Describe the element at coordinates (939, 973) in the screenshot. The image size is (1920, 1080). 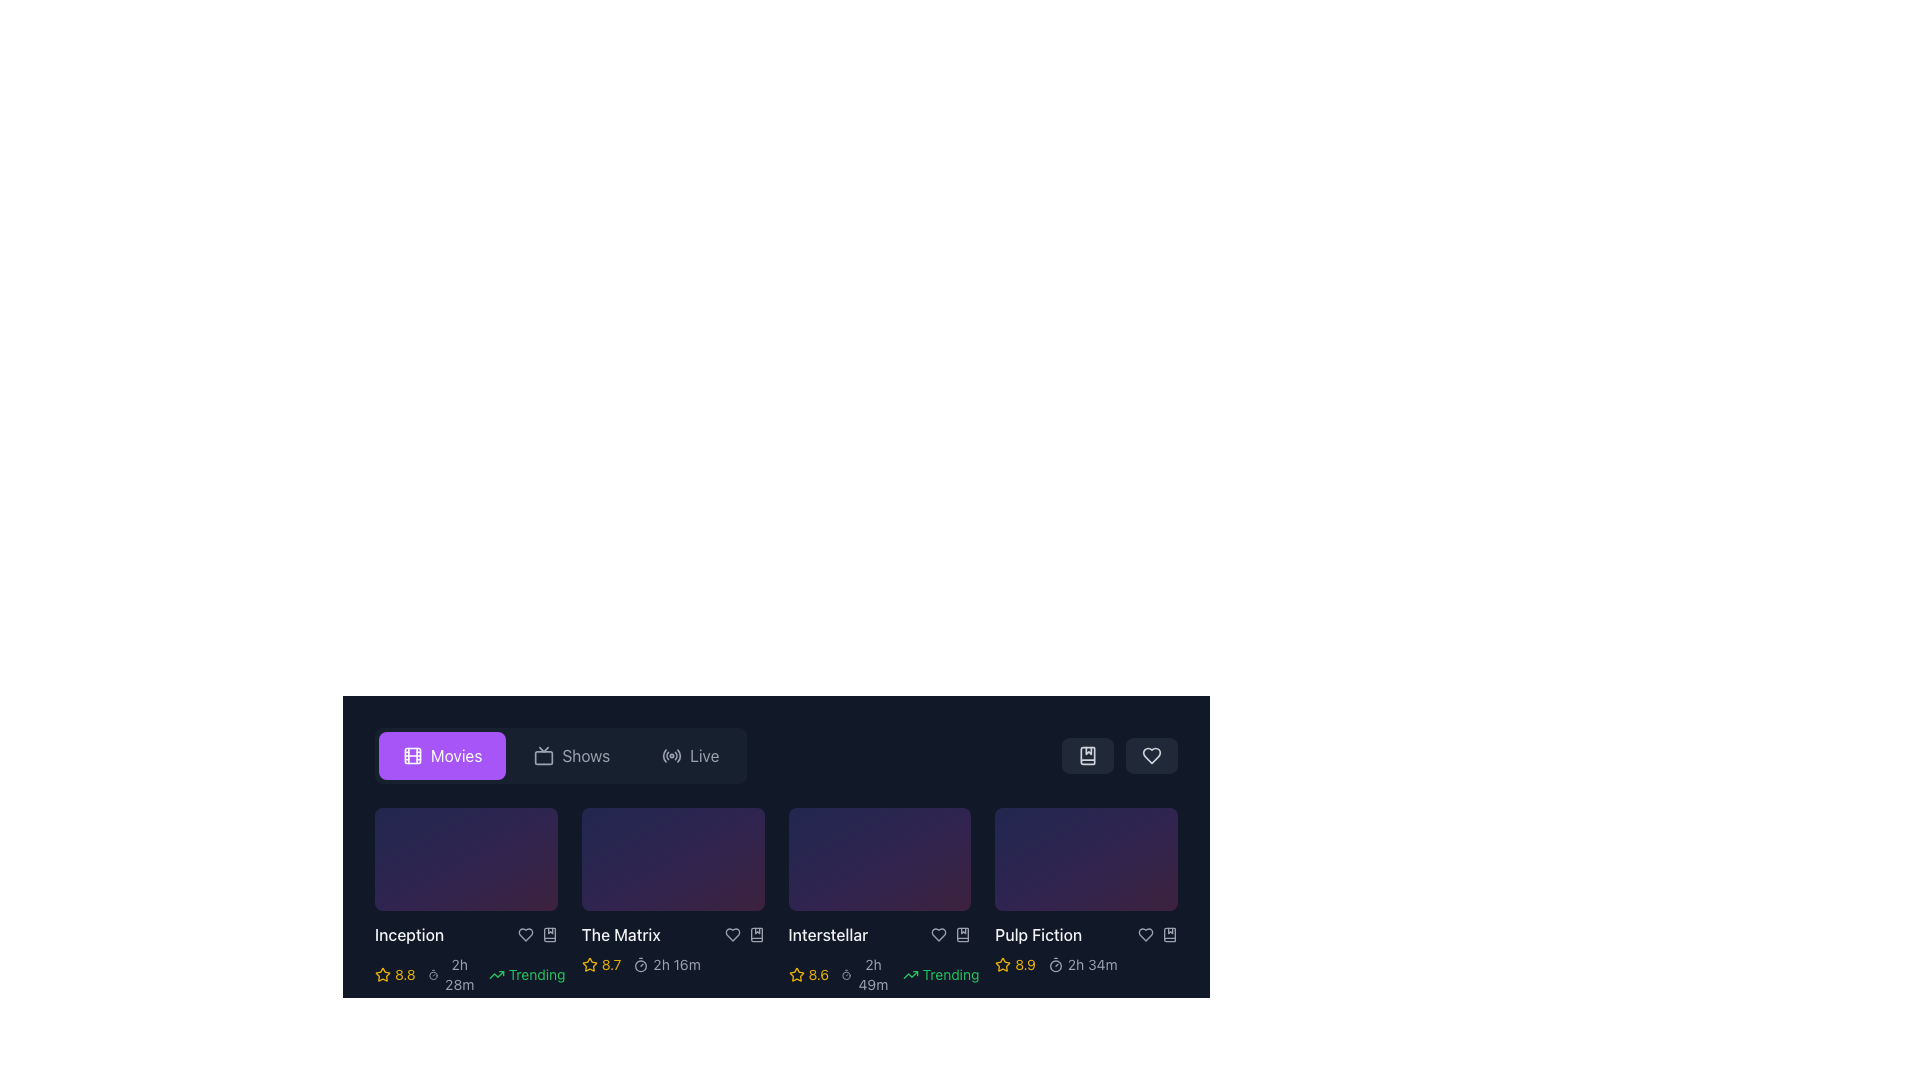
I see `the 'Trending' label element, which indicates that the associated movie is currently trending and is visually styled to draw attention as an information indicator` at that location.